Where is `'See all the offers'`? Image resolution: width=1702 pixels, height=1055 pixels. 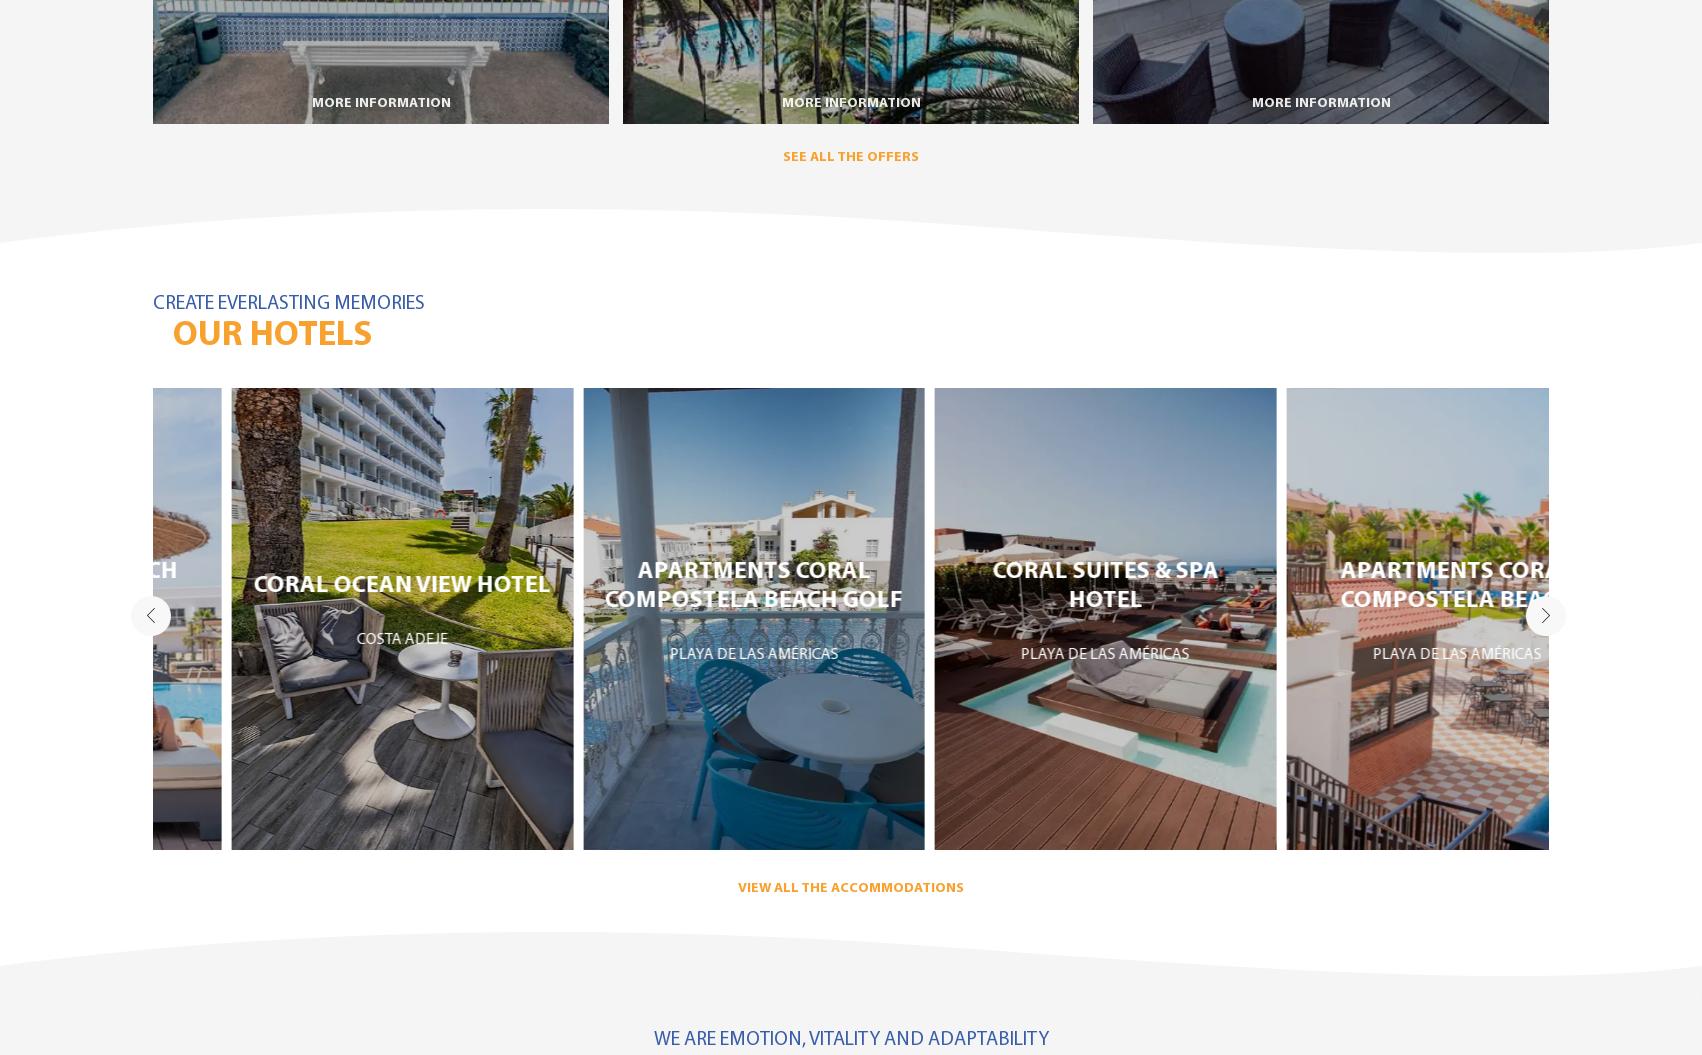 'See all the offers' is located at coordinates (851, 156).